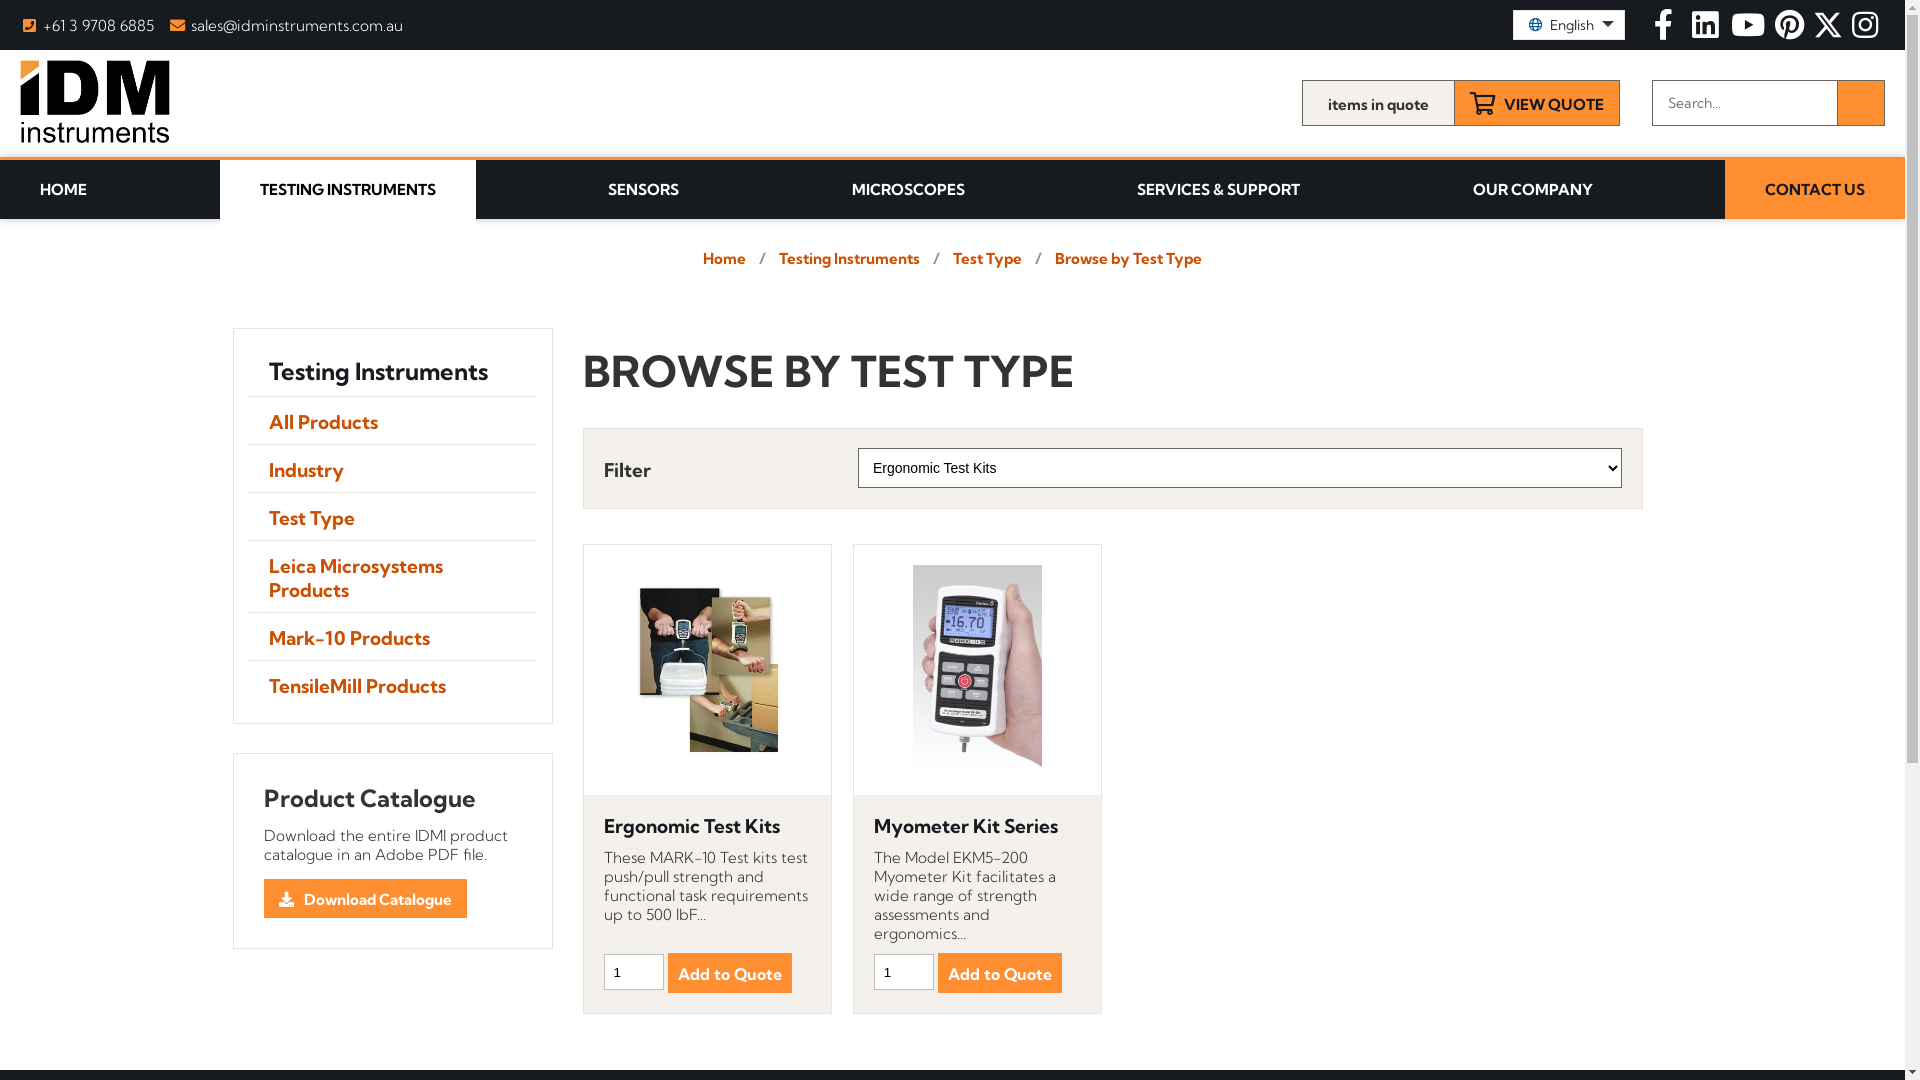 Image resolution: width=1920 pixels, height=1080 pixels. What do you see at coordinates (1749, 30) in the screenshot?
I see `'IDM Instruments on Youtube'` at bounding box center [1749, 30].